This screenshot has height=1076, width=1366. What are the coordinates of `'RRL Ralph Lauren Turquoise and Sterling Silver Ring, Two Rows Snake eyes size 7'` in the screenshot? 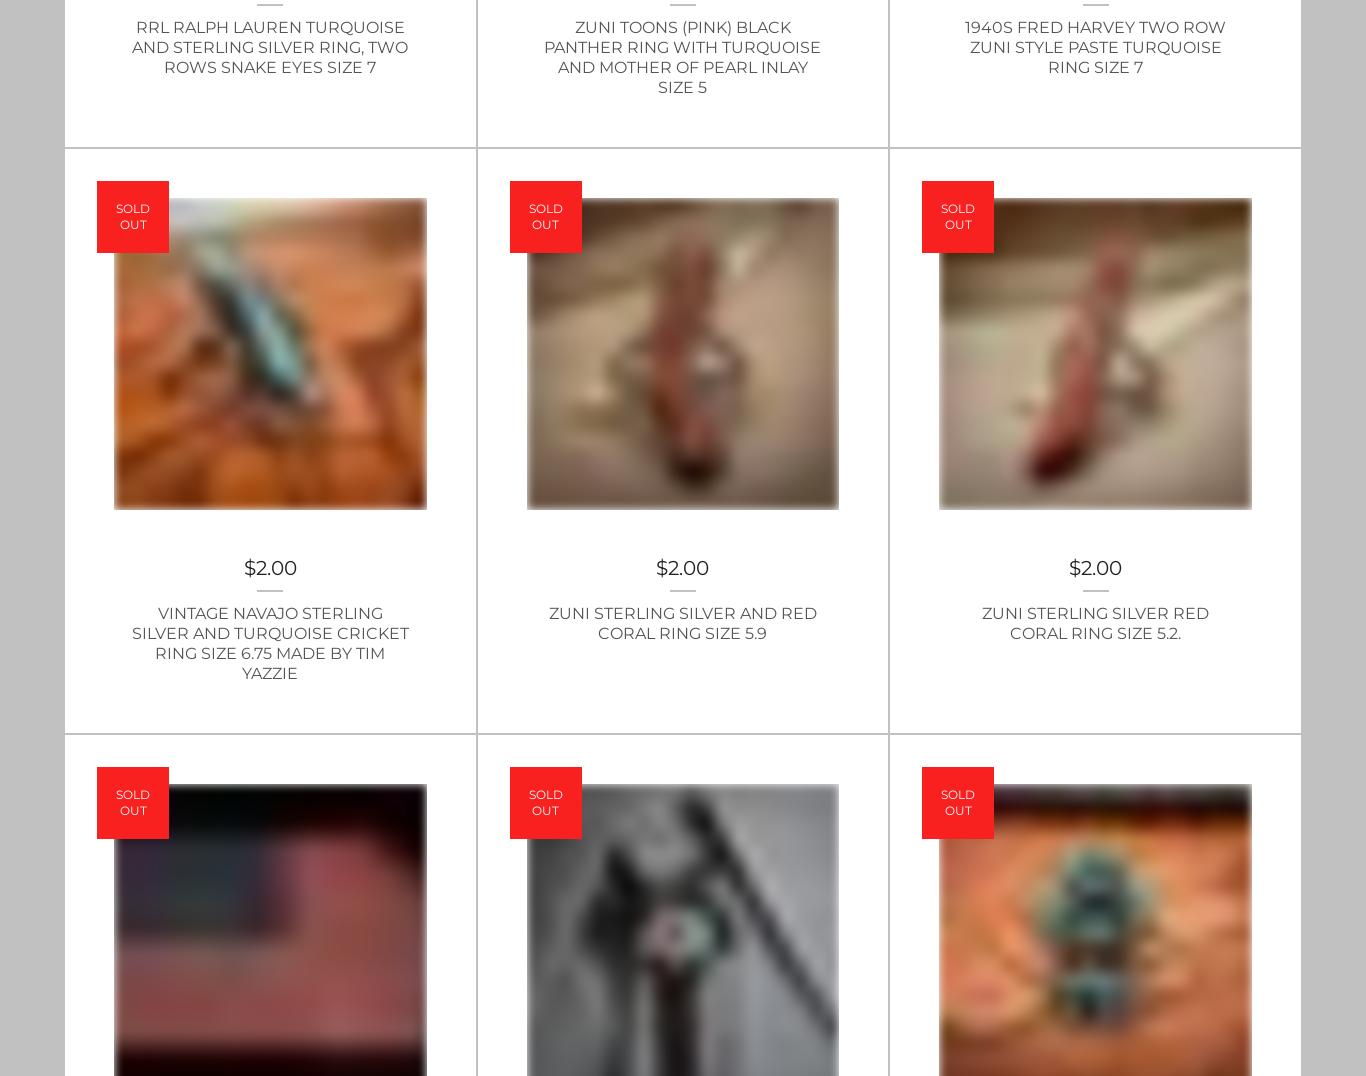 It's located at (270, 46).